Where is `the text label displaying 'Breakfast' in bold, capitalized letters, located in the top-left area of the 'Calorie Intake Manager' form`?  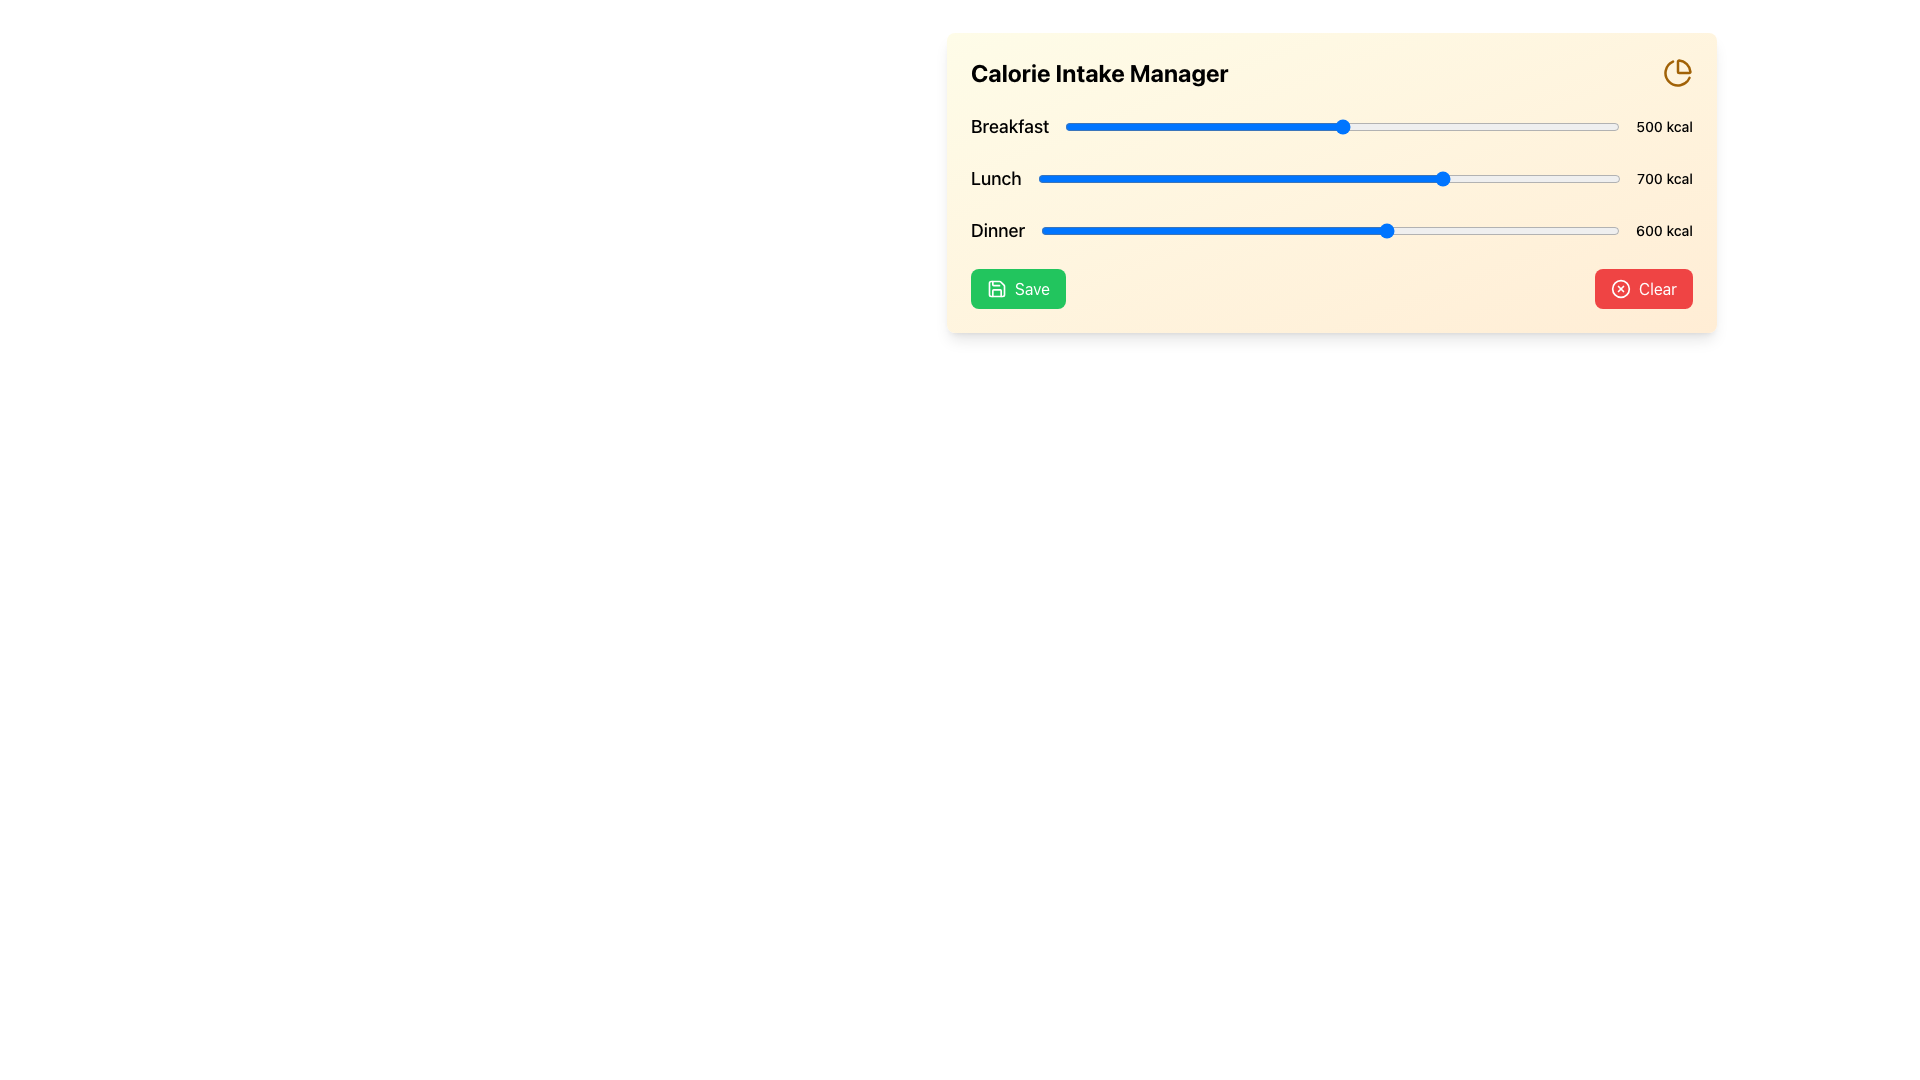 the text label displaying 'Breakfast' in bold, capitalized letters, located in the top-left area of the 'Calorie Intake Manager' form is located at coordinates (1010, 127).